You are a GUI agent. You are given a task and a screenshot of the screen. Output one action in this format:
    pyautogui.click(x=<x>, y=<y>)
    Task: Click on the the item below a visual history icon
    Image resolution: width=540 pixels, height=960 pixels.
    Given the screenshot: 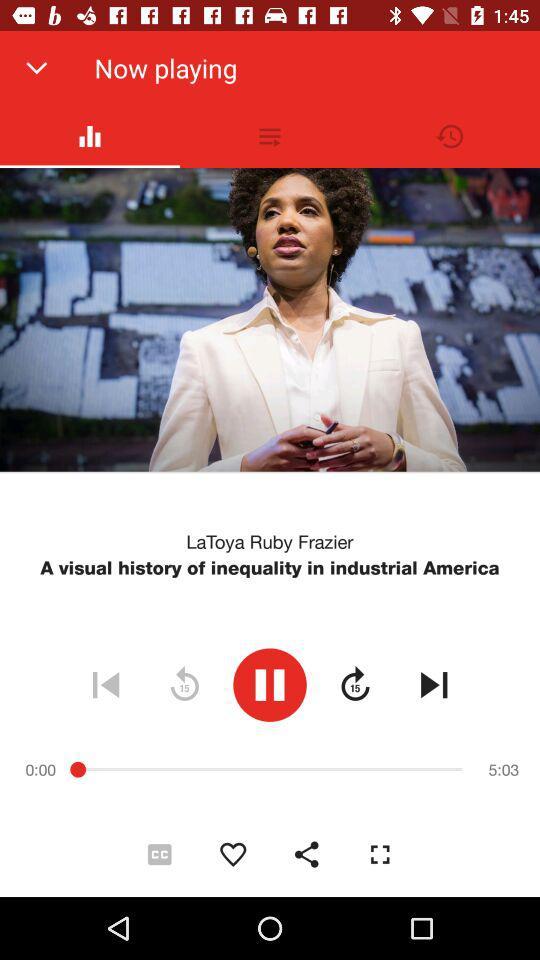 What is the action you would take?
    pyautogui.click(x=270, y=685)
    